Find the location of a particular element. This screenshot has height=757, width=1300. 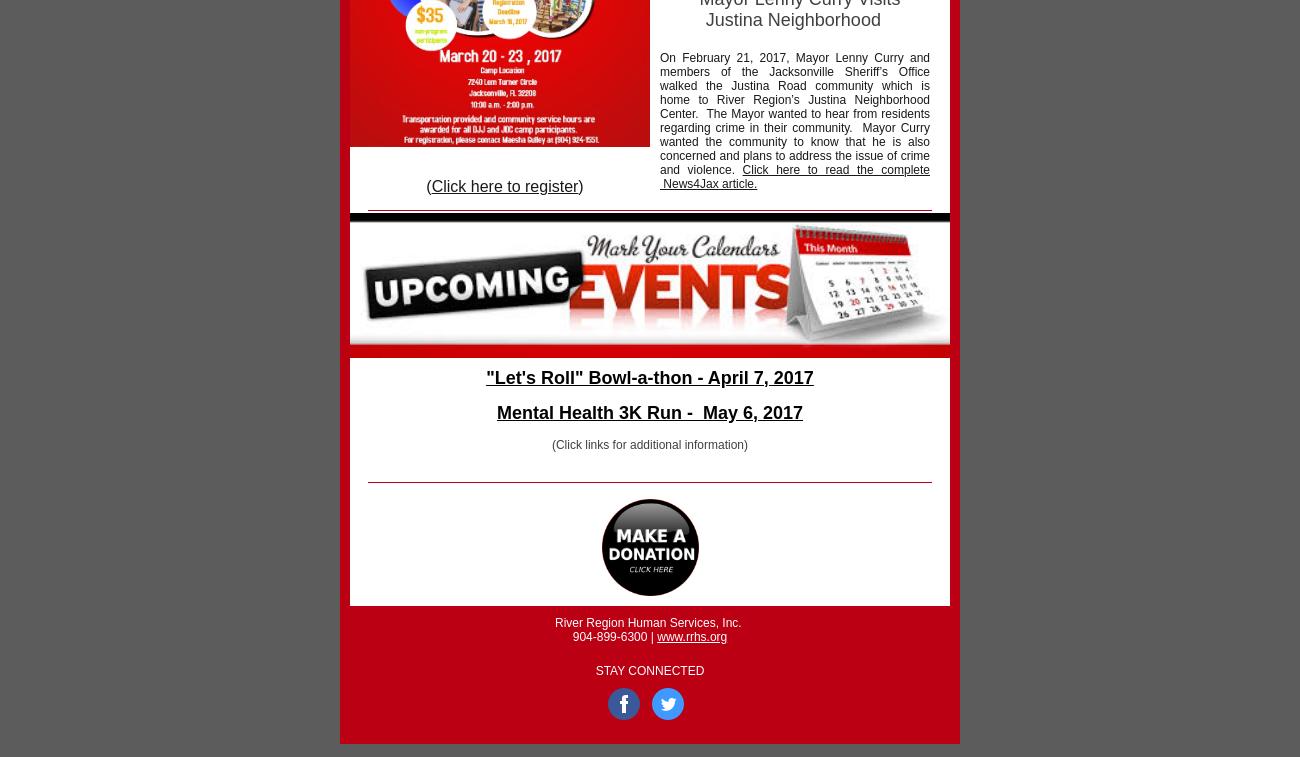

'On February 21, 2017, Mayor Lenny Curry and members of the Jacksonville Sheriff’s Office walked the Justina Road community which is home to River Region’s Justina Neighborhood Center.  The Mayor wanted to hear from residents regarding crime in their community.  Mayor Curry wanted the community to know that he is also concerned and plans to address the issue of crime and violence.' is located at coordinates (793, 112).